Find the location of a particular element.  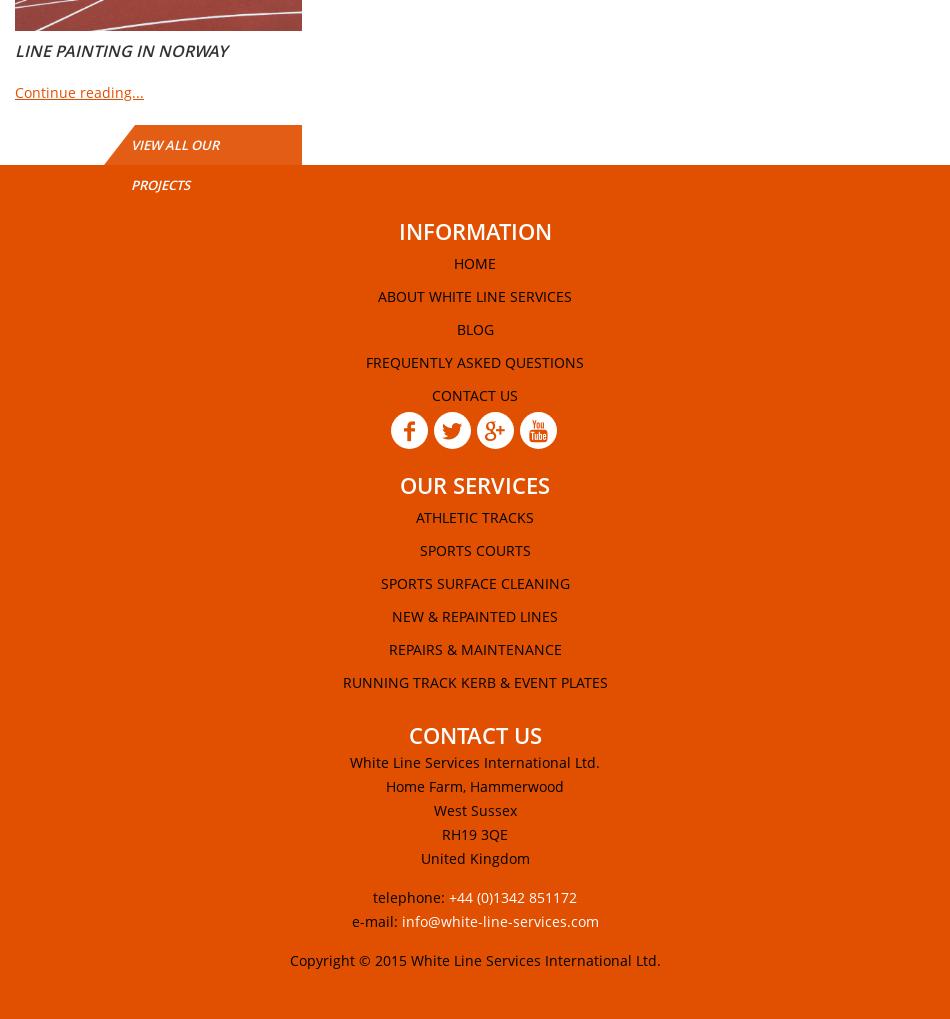

'Sports Surface Cleaning' is located at coordinates (473, 582).